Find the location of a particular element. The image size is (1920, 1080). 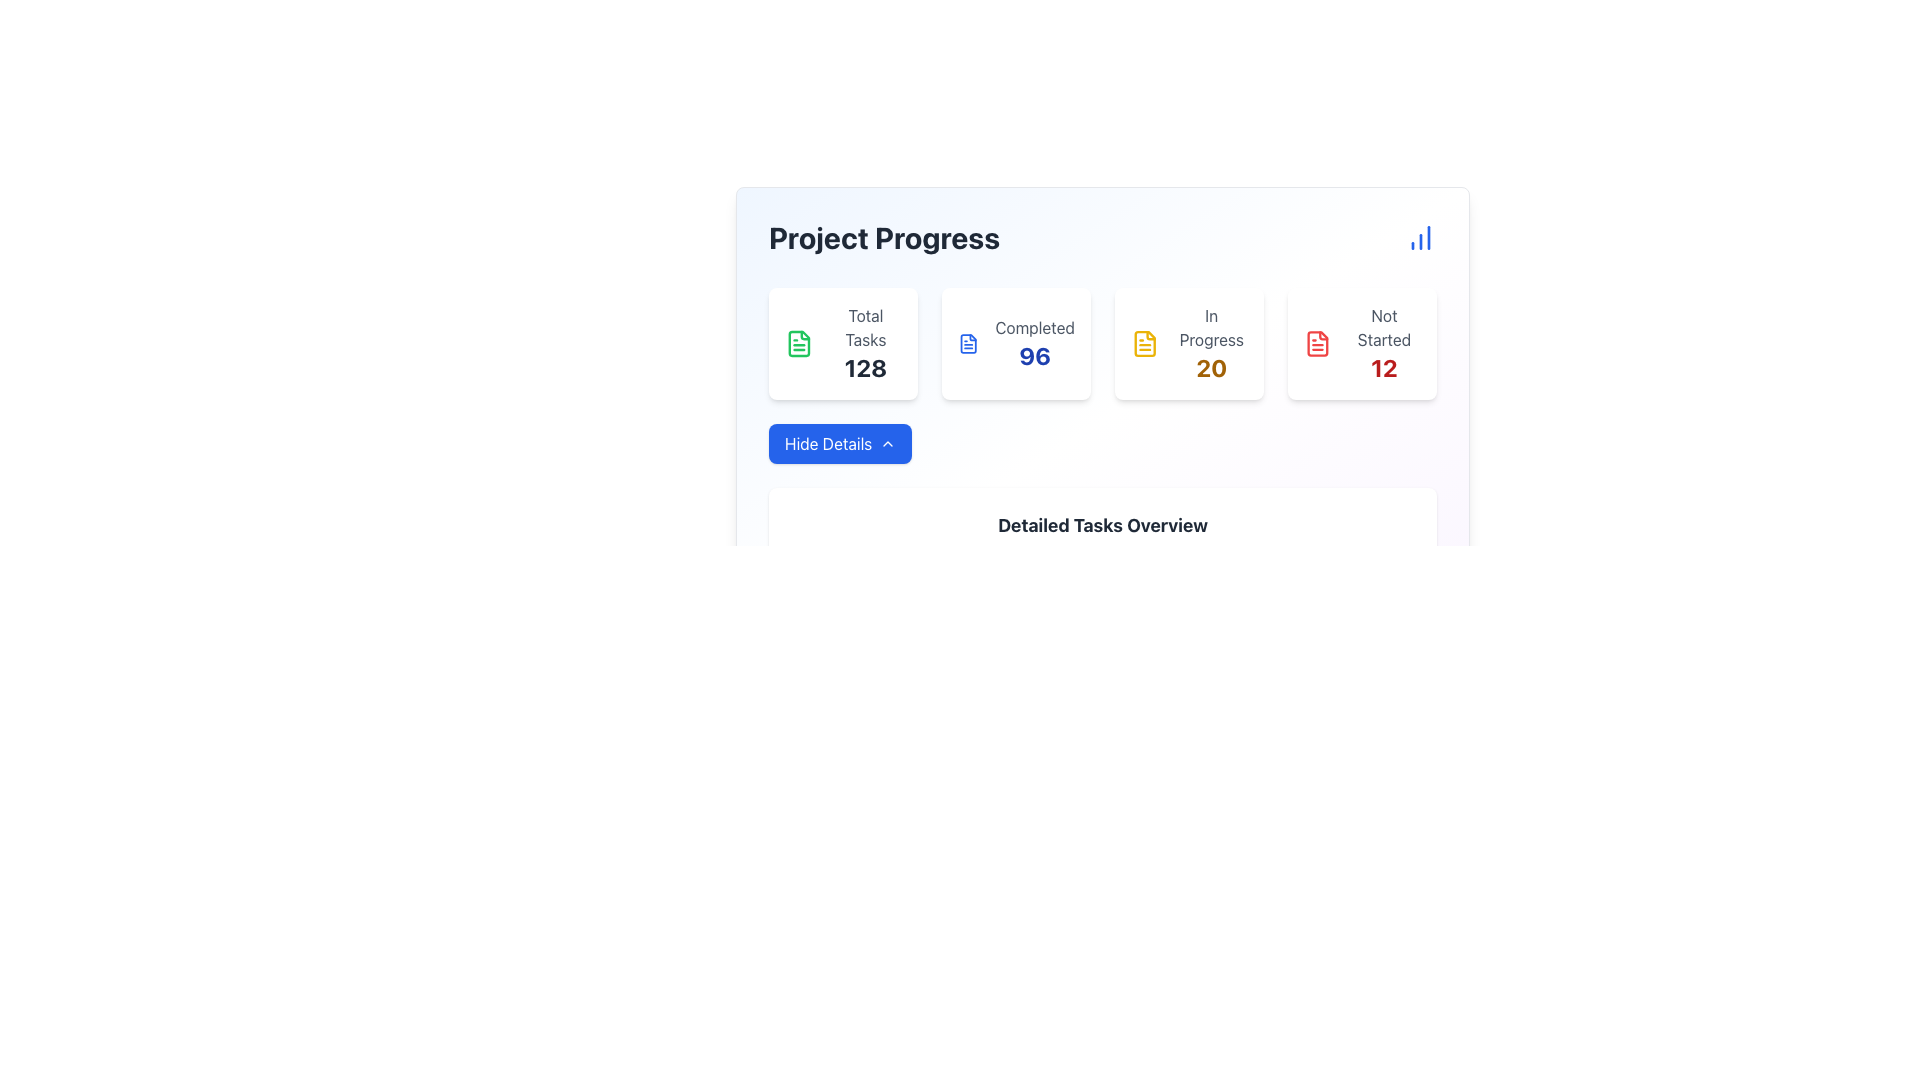

the upward-facing chevron icon located to the right of the 'Hide Details' button is located at coordinates (887, 442).